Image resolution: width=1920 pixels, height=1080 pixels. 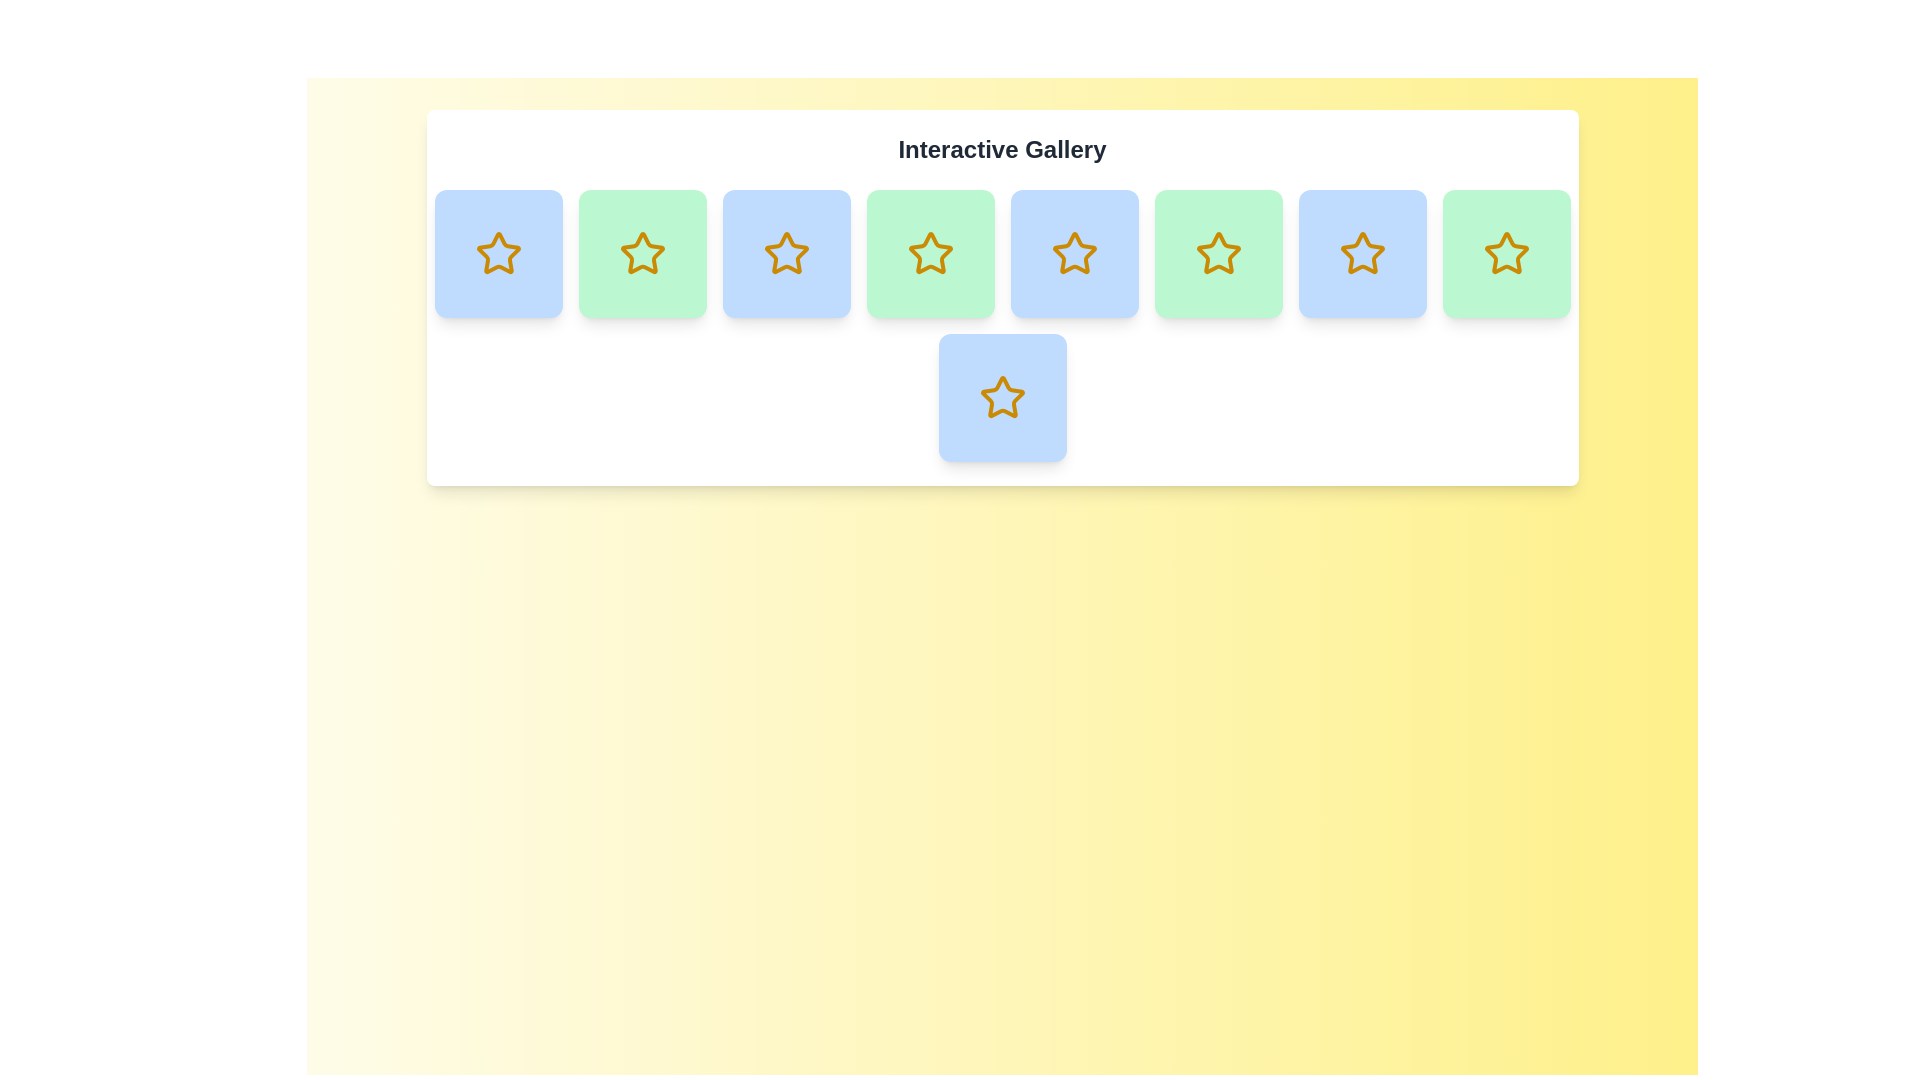 What do you see at coordinates (929, 253) in the screenshot?
I see `the yellow star icon with an outlined design, which is centered within a green square, located at the fourth position in a horizontal sequence of square containers in the gallery` at bounding box center [929, 253].